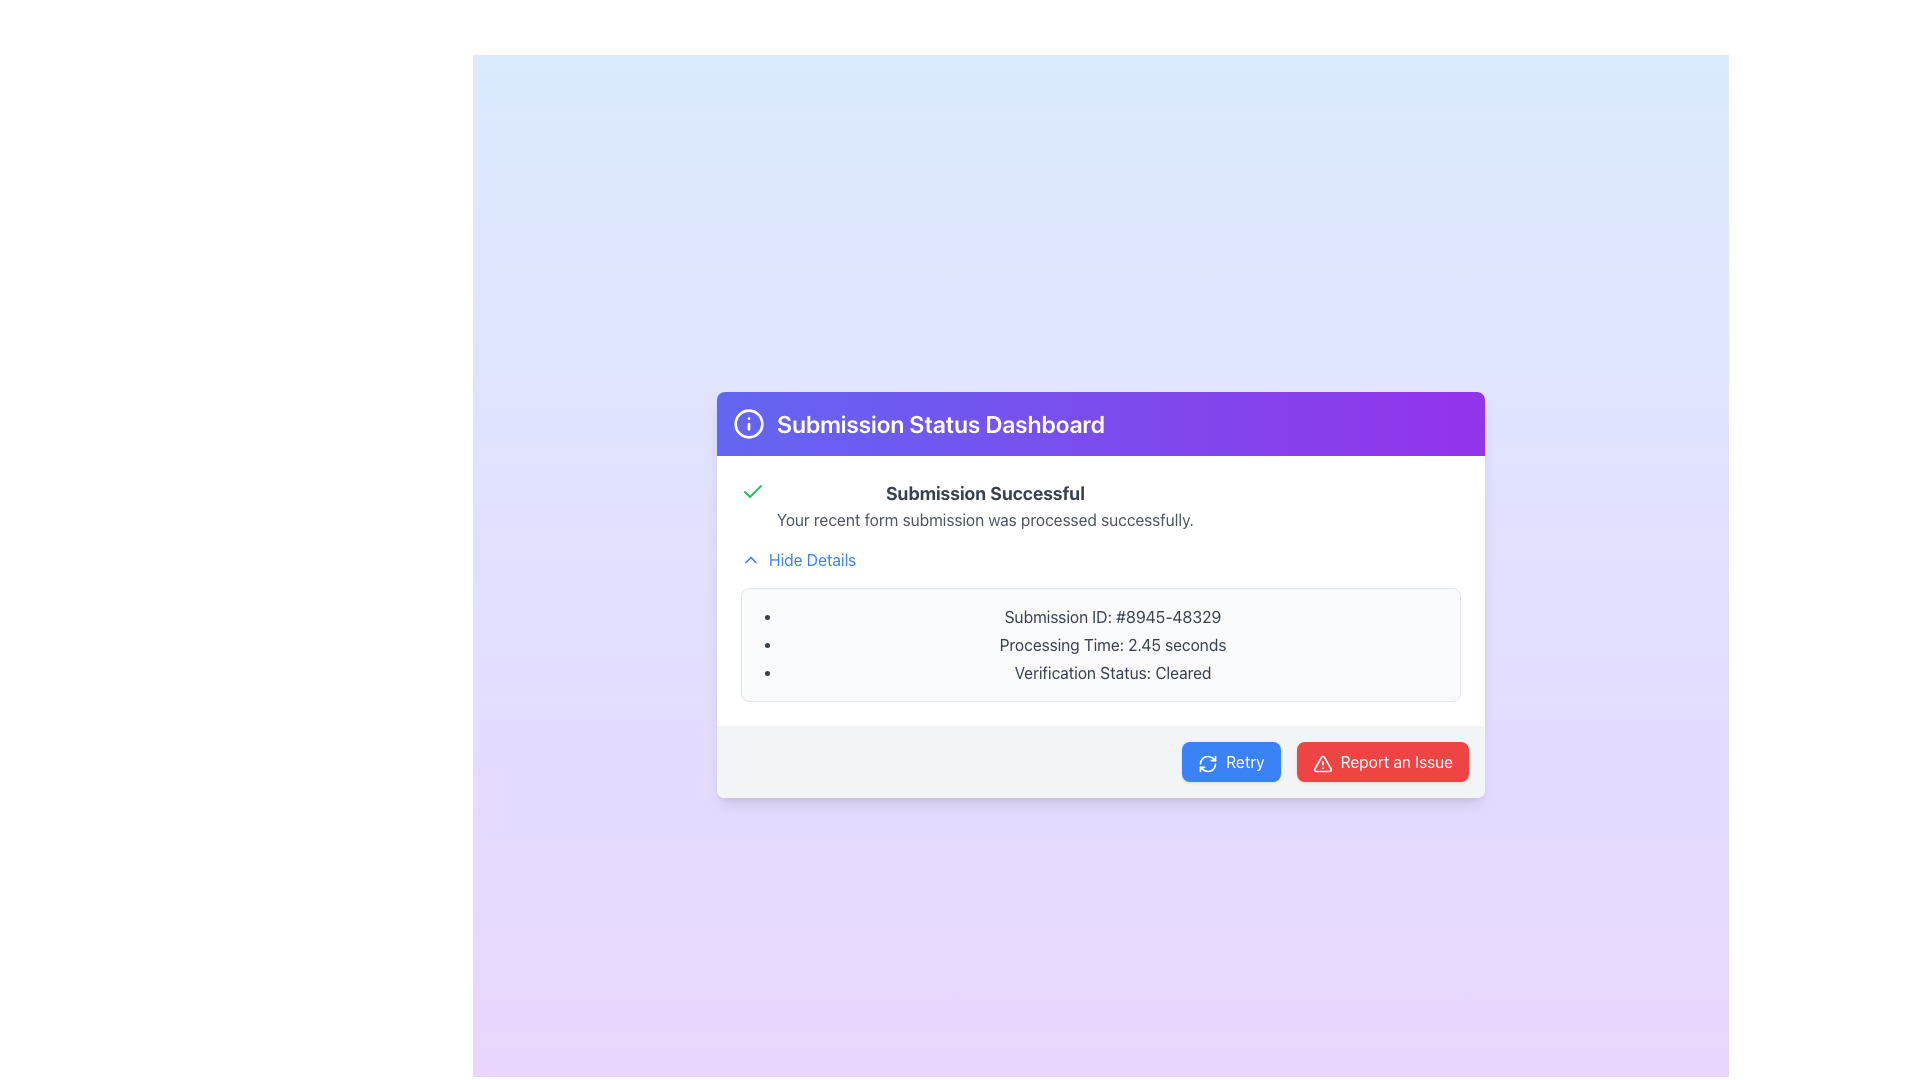 This screenshot has height=1080, width=1920. I want to click on the retry button located in the bottom-right section of the modal, directly to the left of the 'Report an Issue' button, so click(1229, 762).